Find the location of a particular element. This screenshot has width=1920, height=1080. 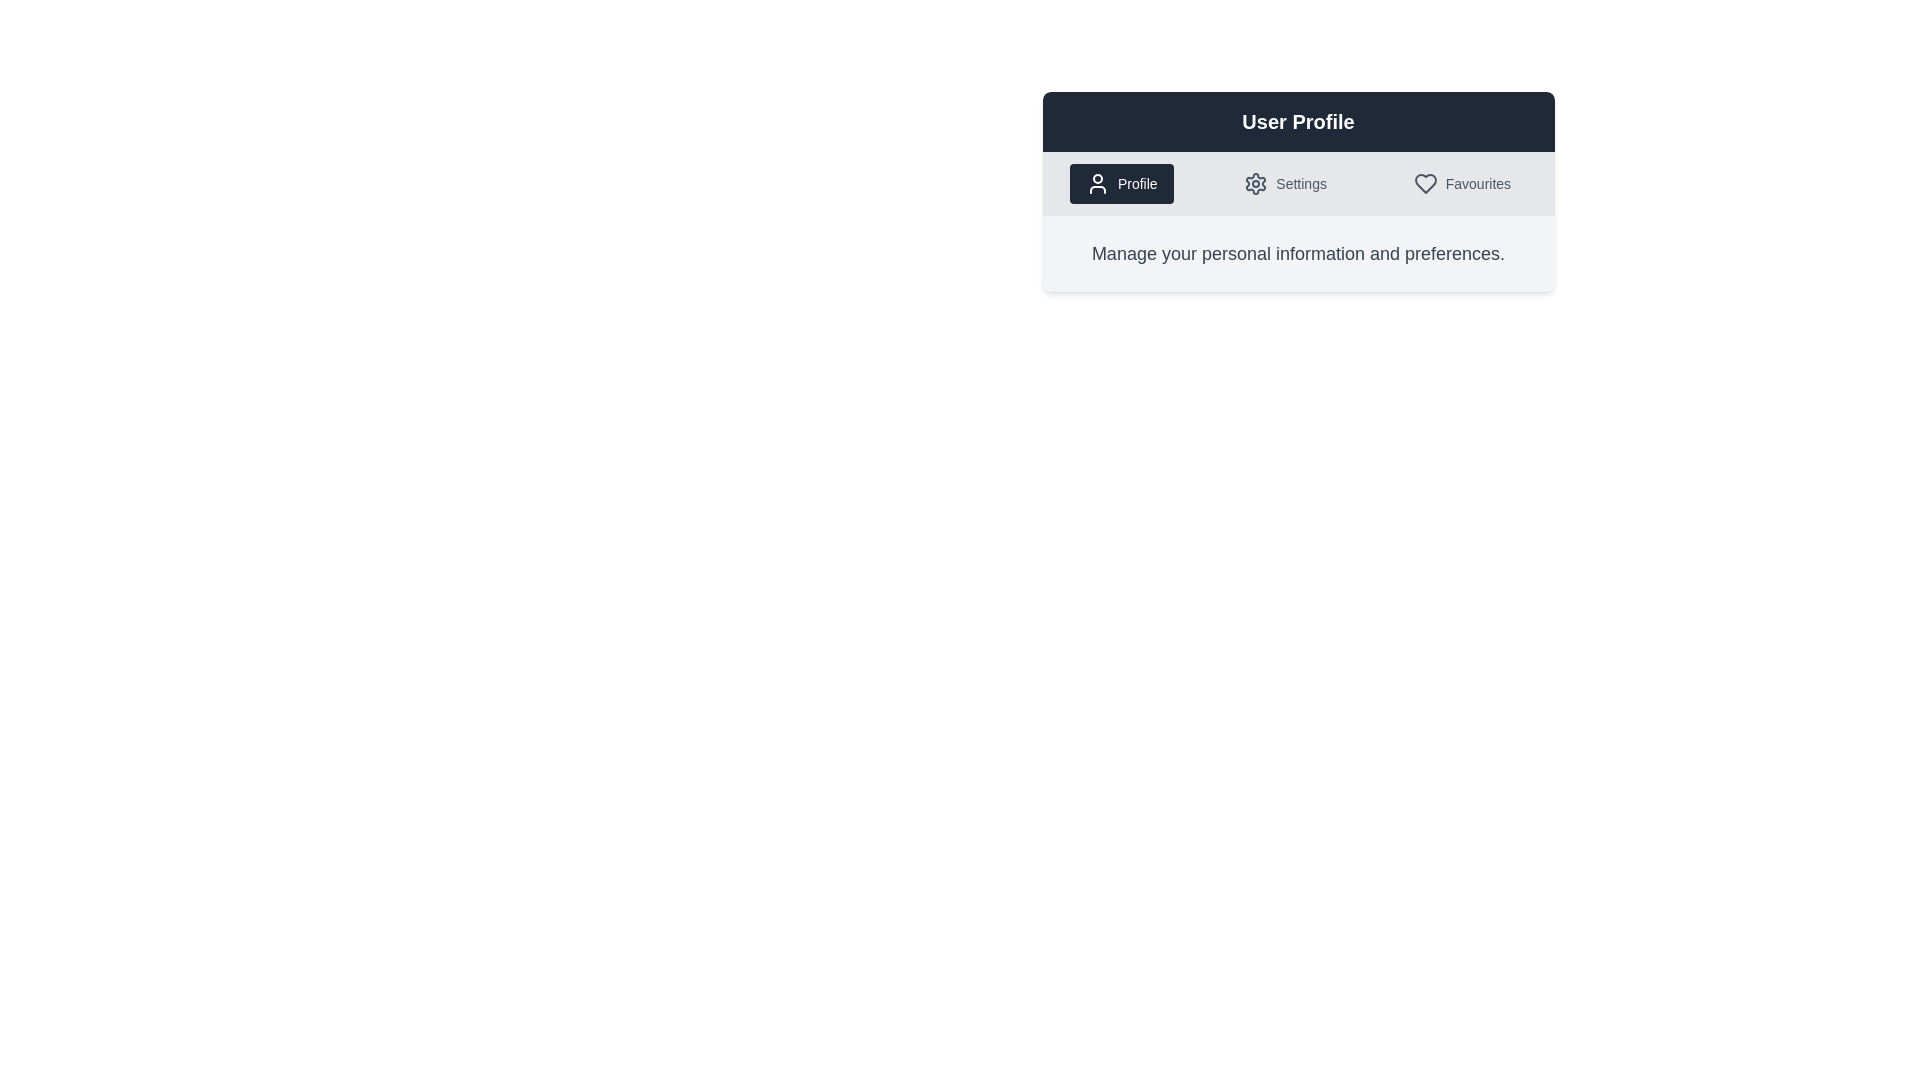

the tab labeled Settings to highlight it is located at coordinates (1285, 184).